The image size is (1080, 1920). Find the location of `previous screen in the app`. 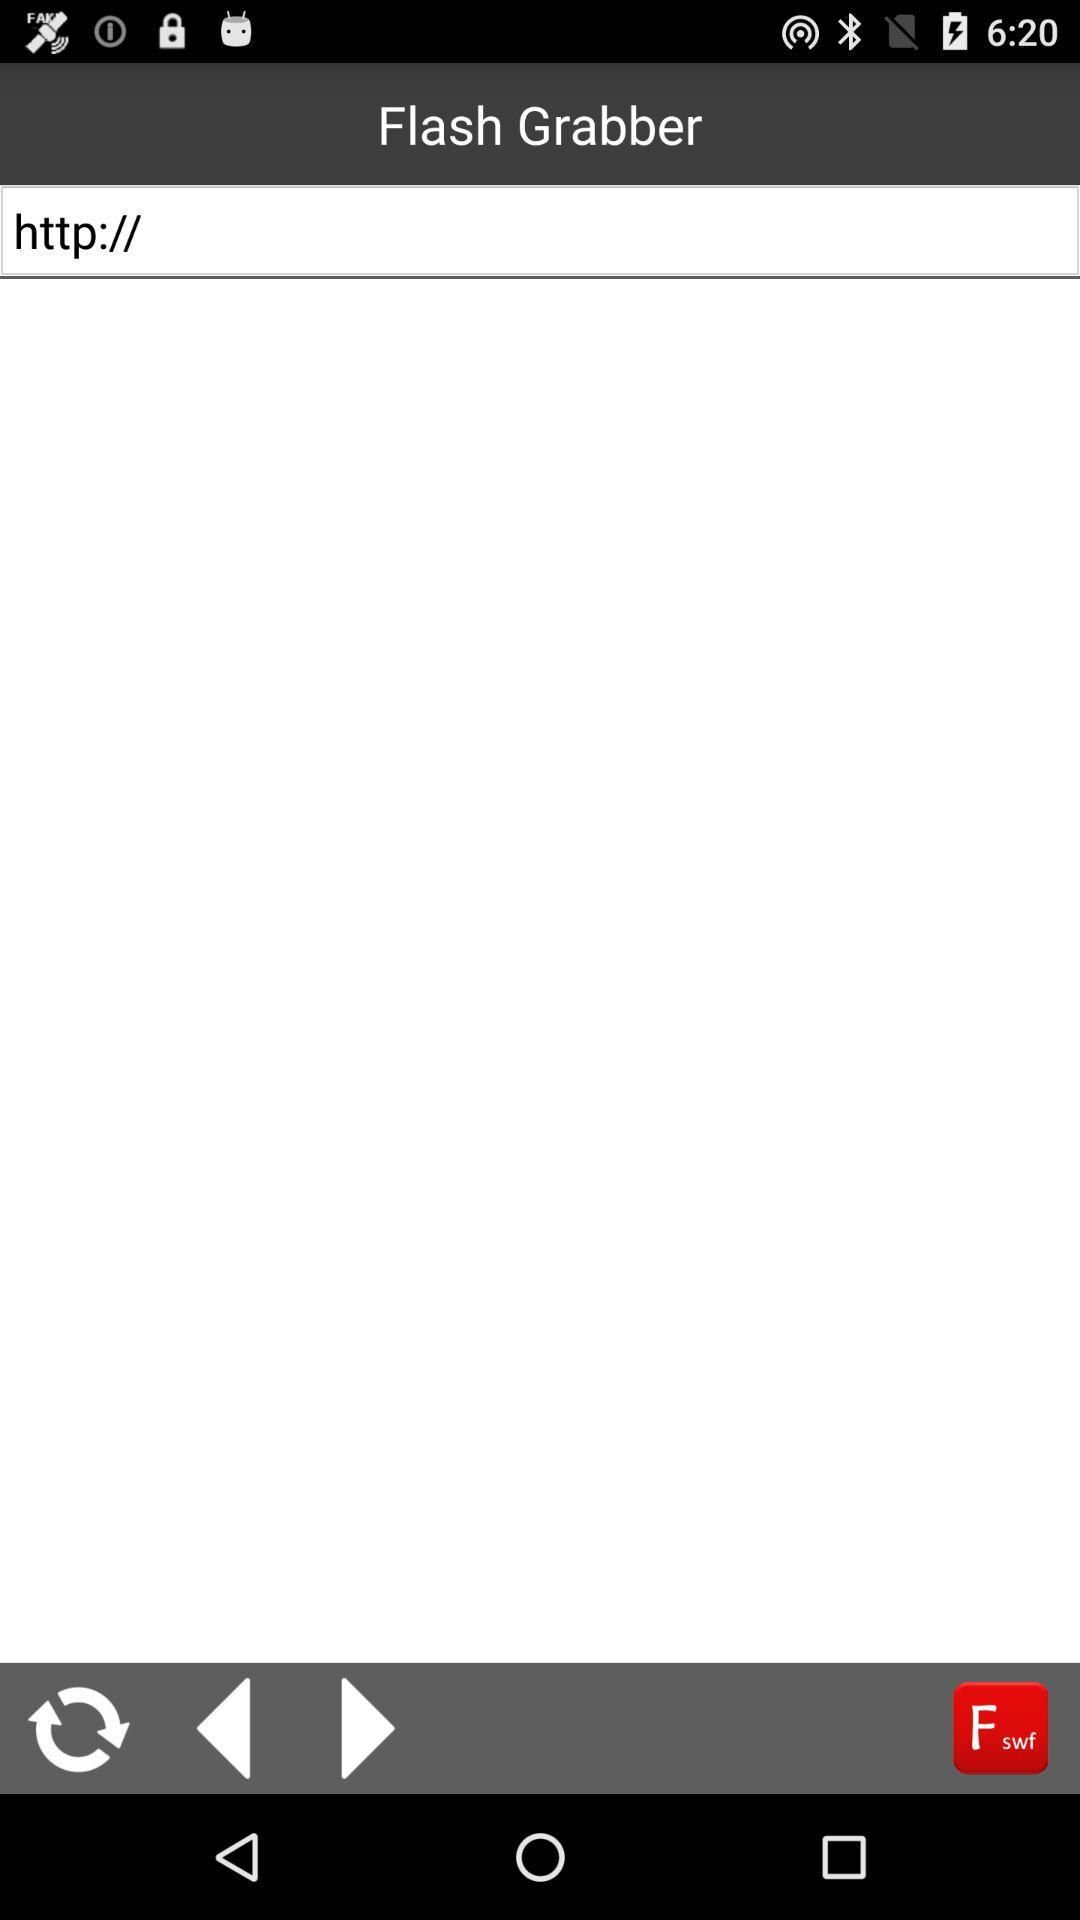

previous screen in the app is located at coordinates (223, 1727).